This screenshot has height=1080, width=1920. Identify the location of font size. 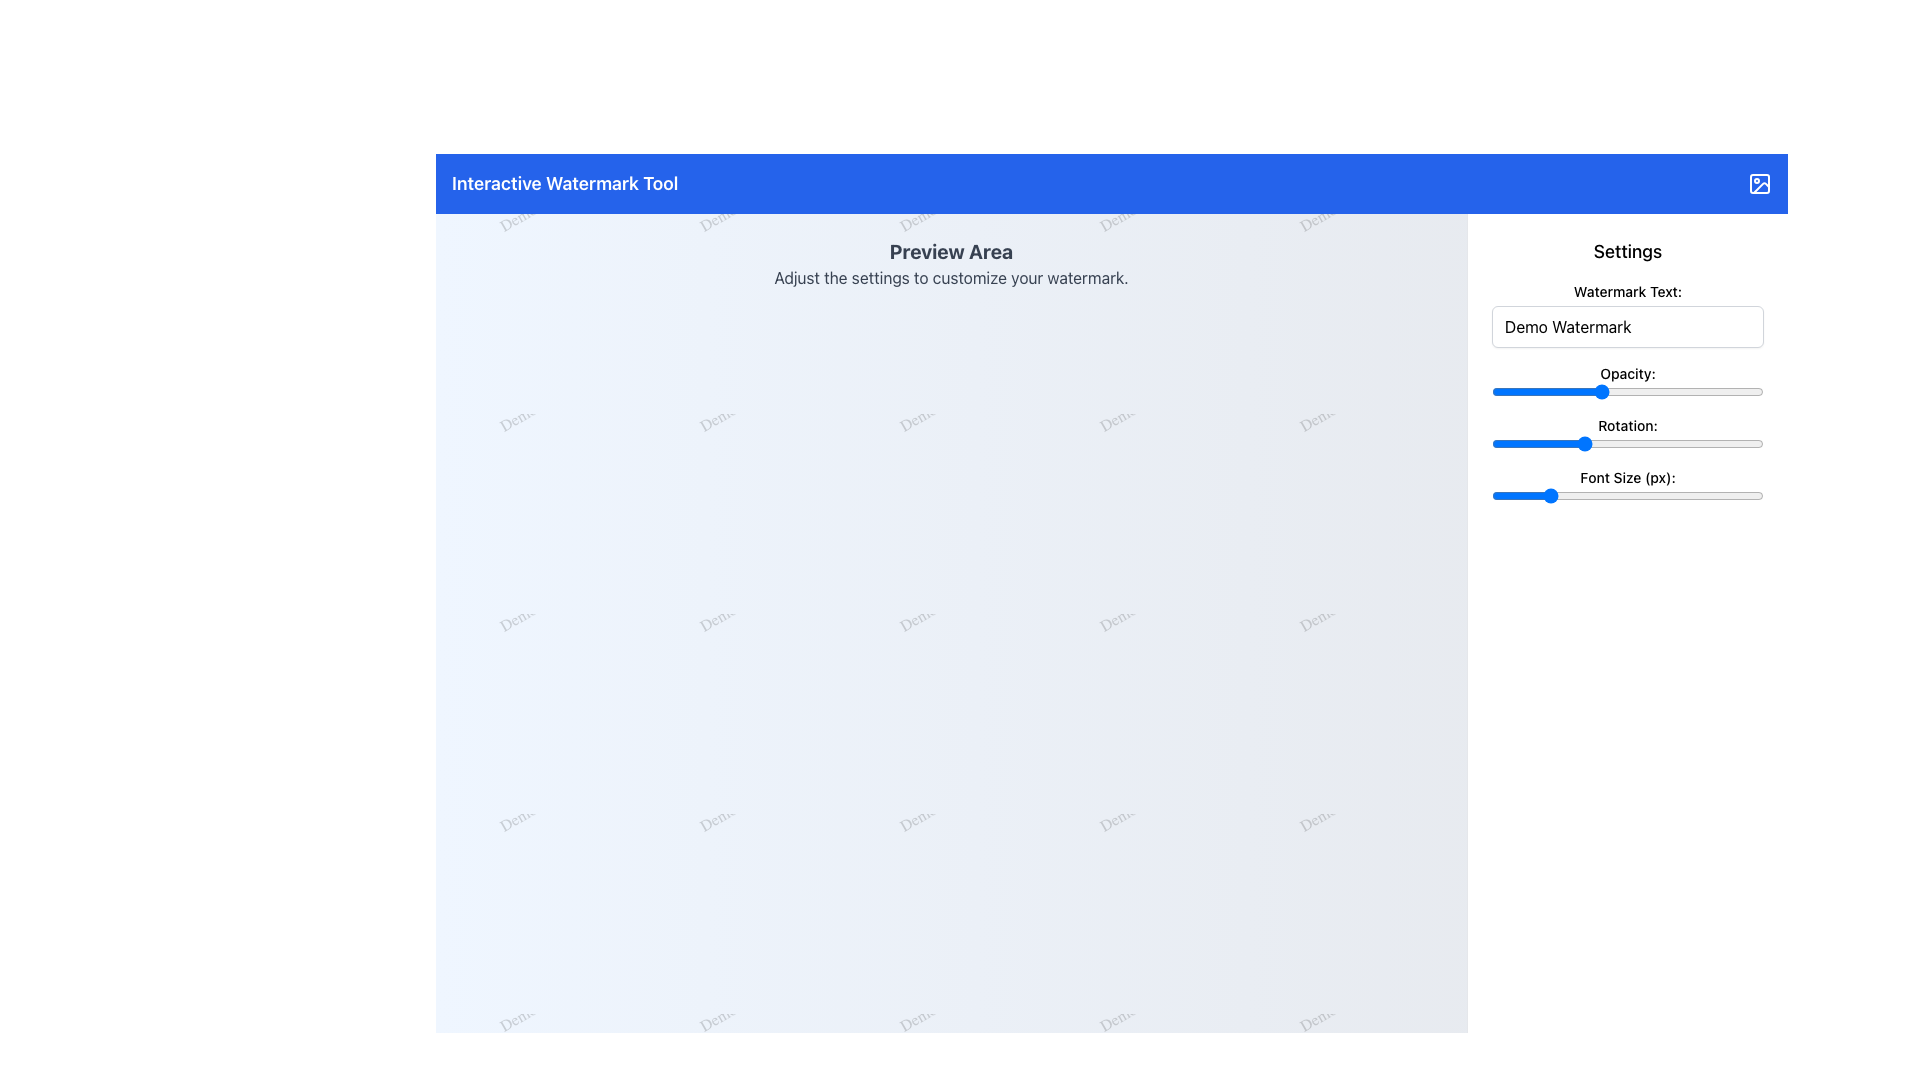
(1492, 495).